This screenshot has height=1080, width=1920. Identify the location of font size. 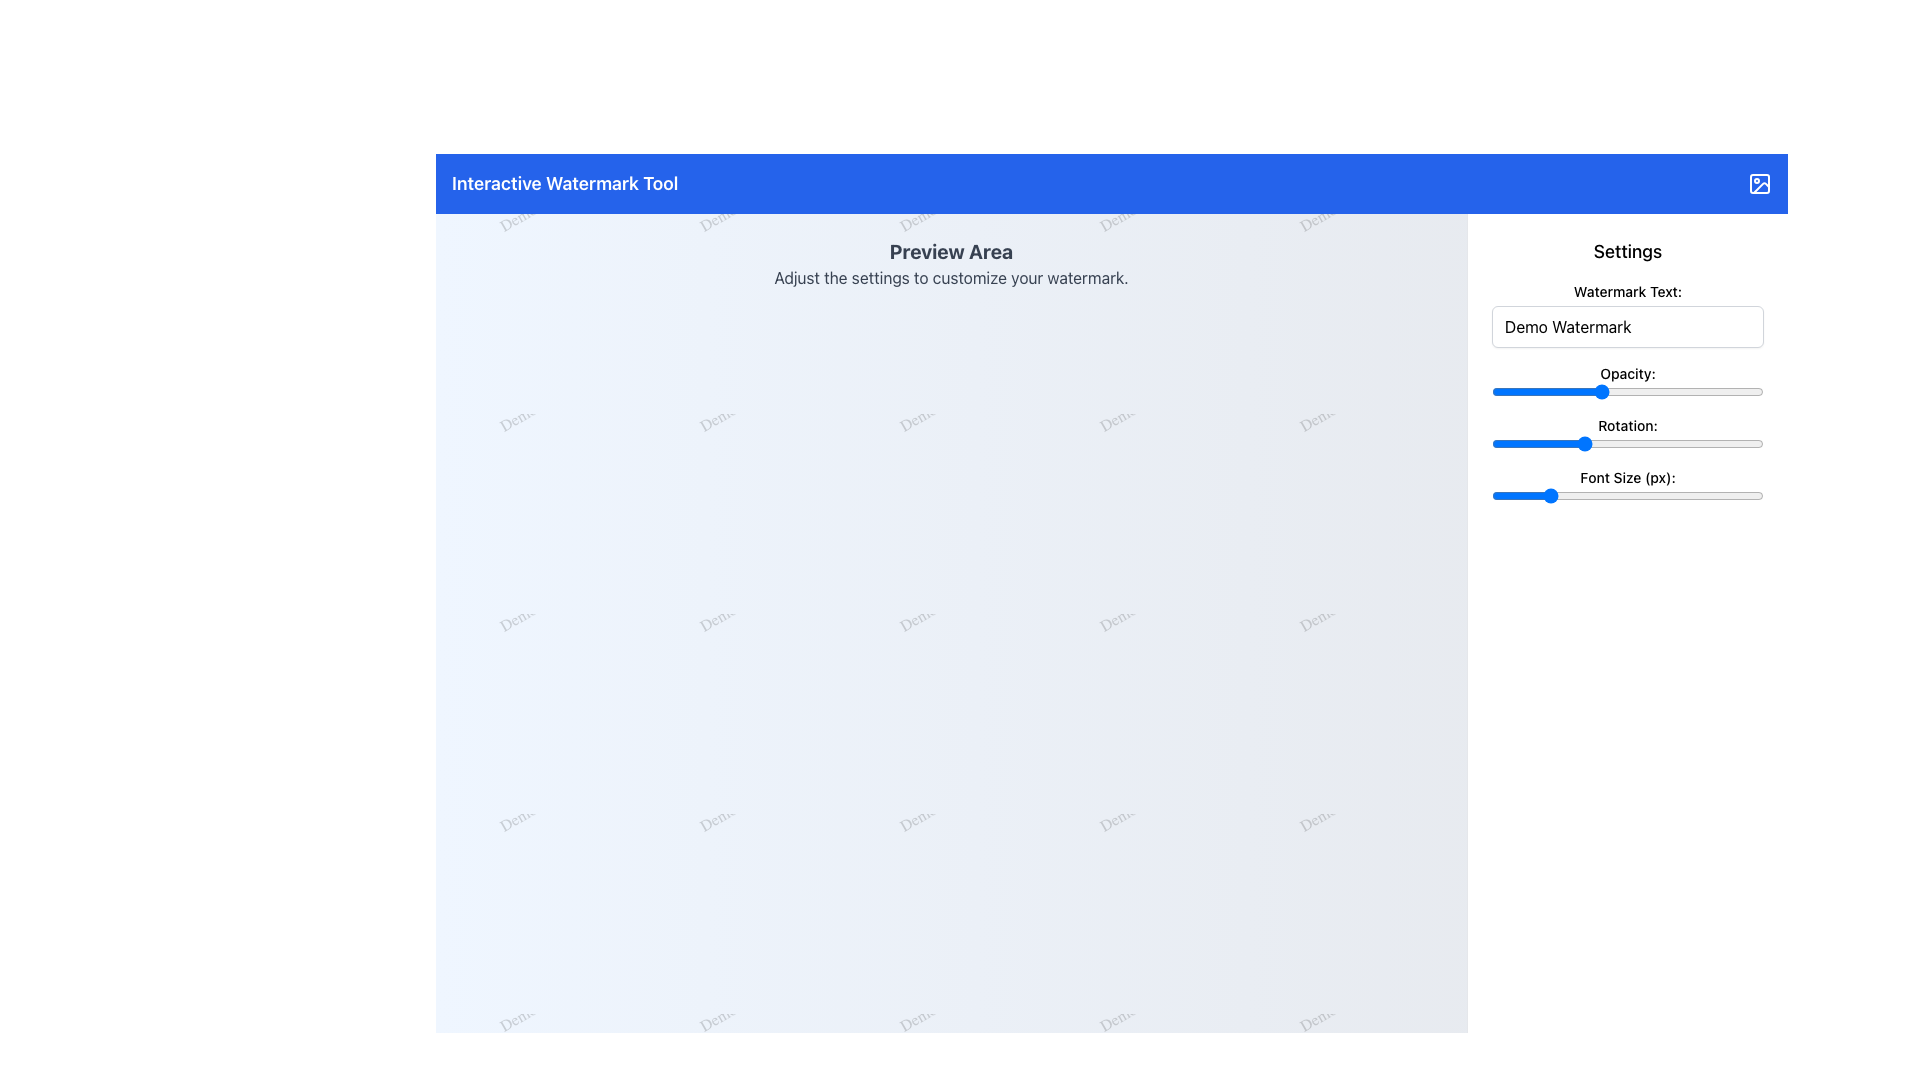
(1492, 495).